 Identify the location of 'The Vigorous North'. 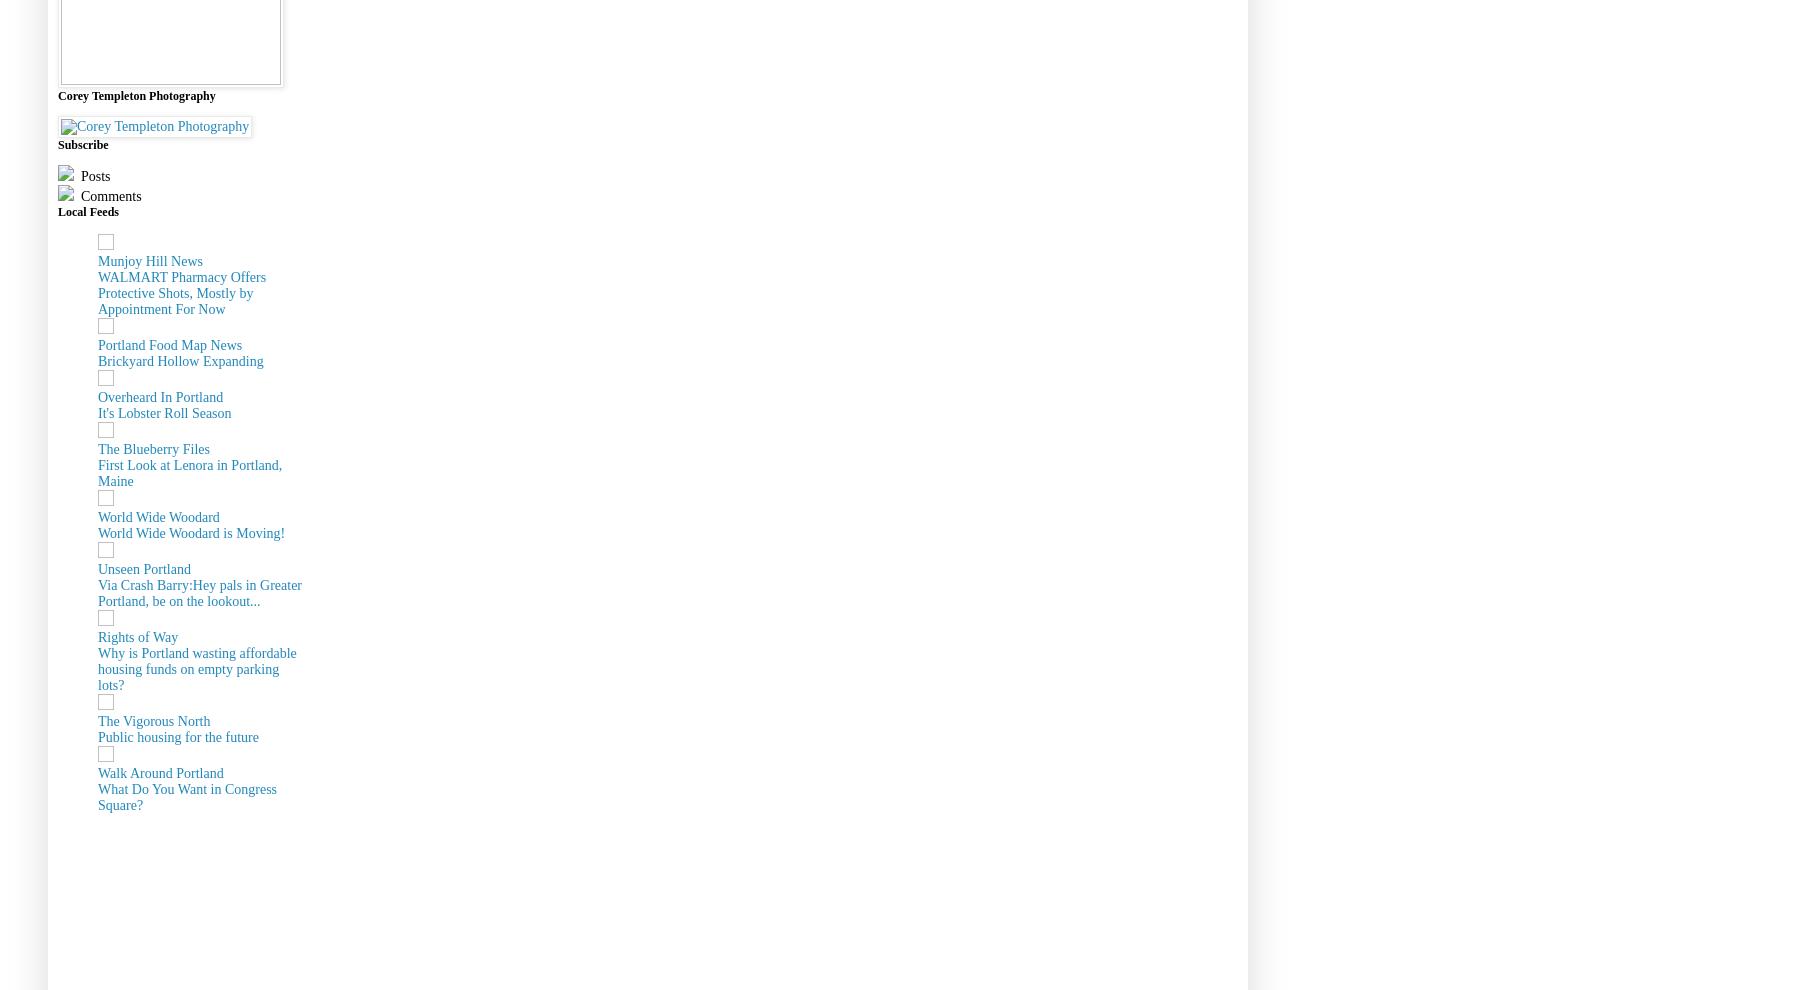
(97, 719).